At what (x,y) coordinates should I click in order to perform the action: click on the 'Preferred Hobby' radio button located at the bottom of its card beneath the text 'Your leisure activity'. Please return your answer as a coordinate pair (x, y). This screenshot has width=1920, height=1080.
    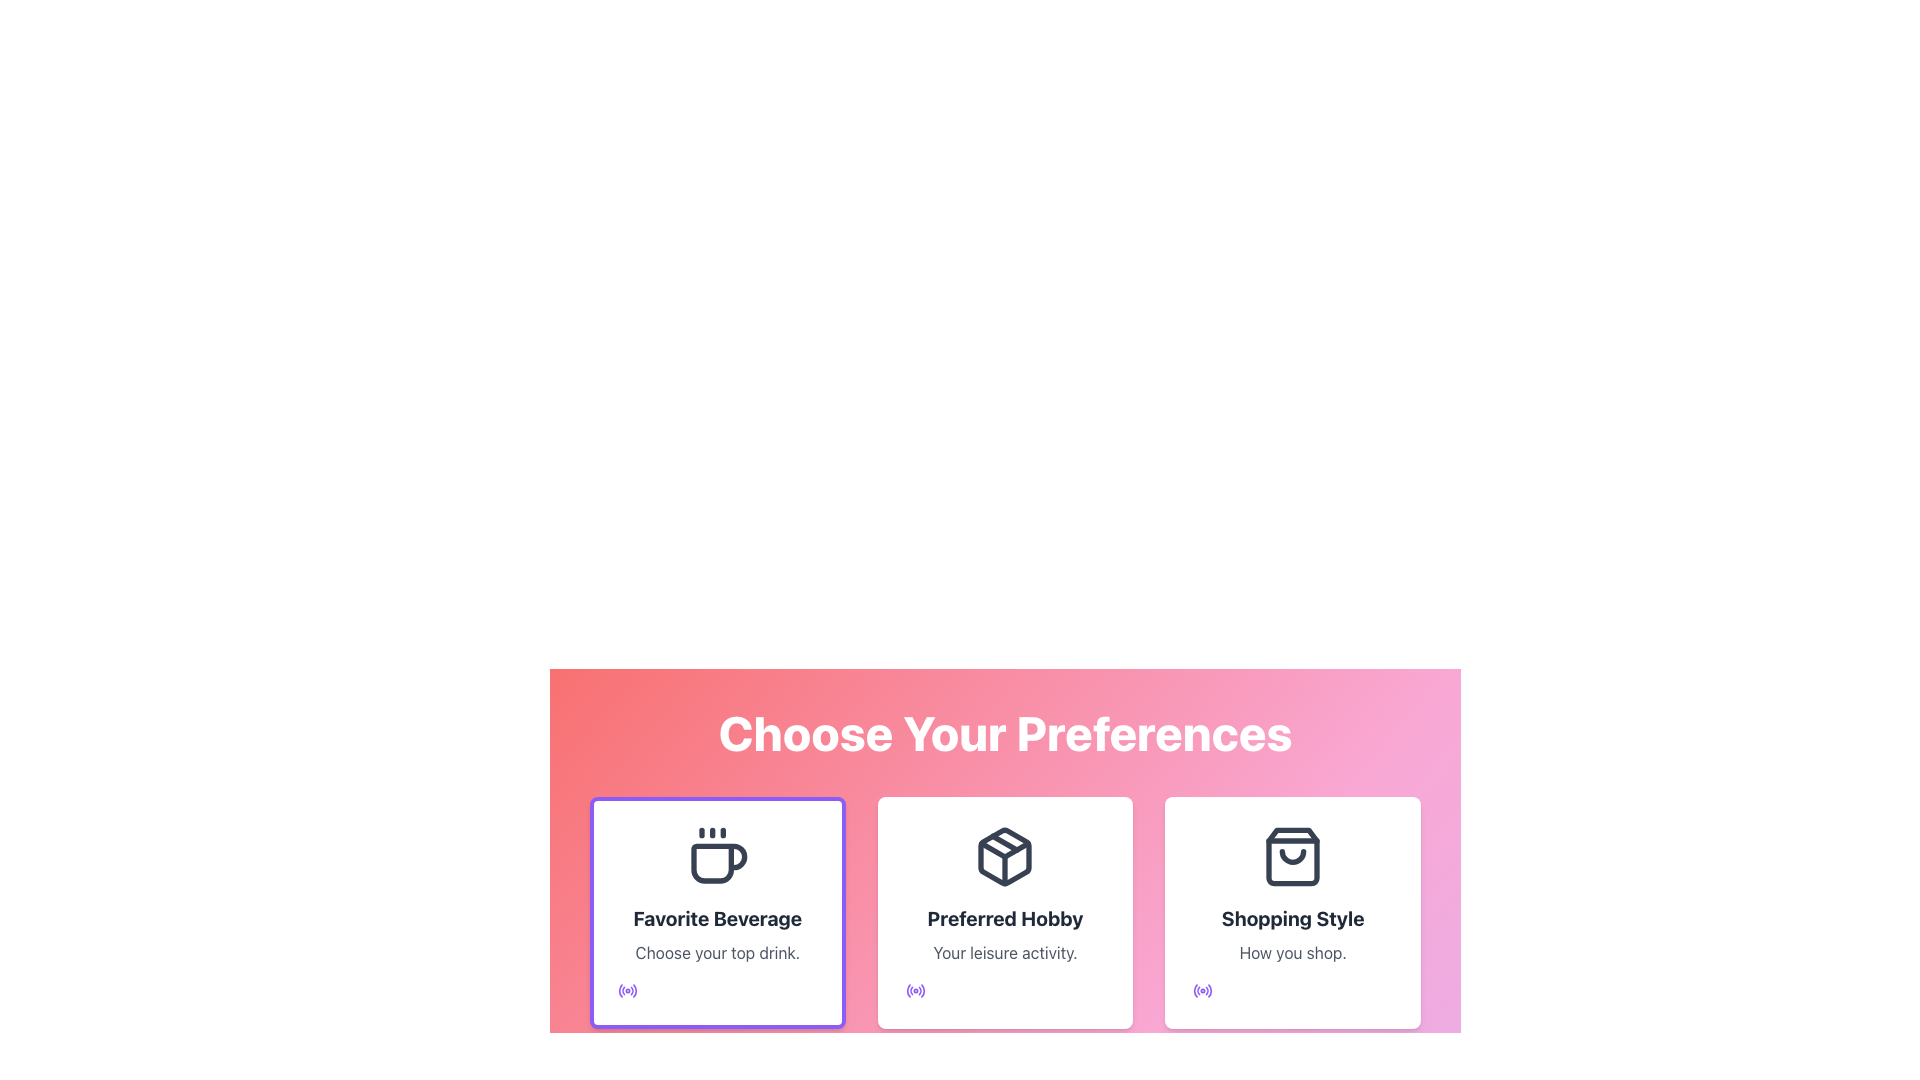
    Looking at the image, I should click on (914, 991).